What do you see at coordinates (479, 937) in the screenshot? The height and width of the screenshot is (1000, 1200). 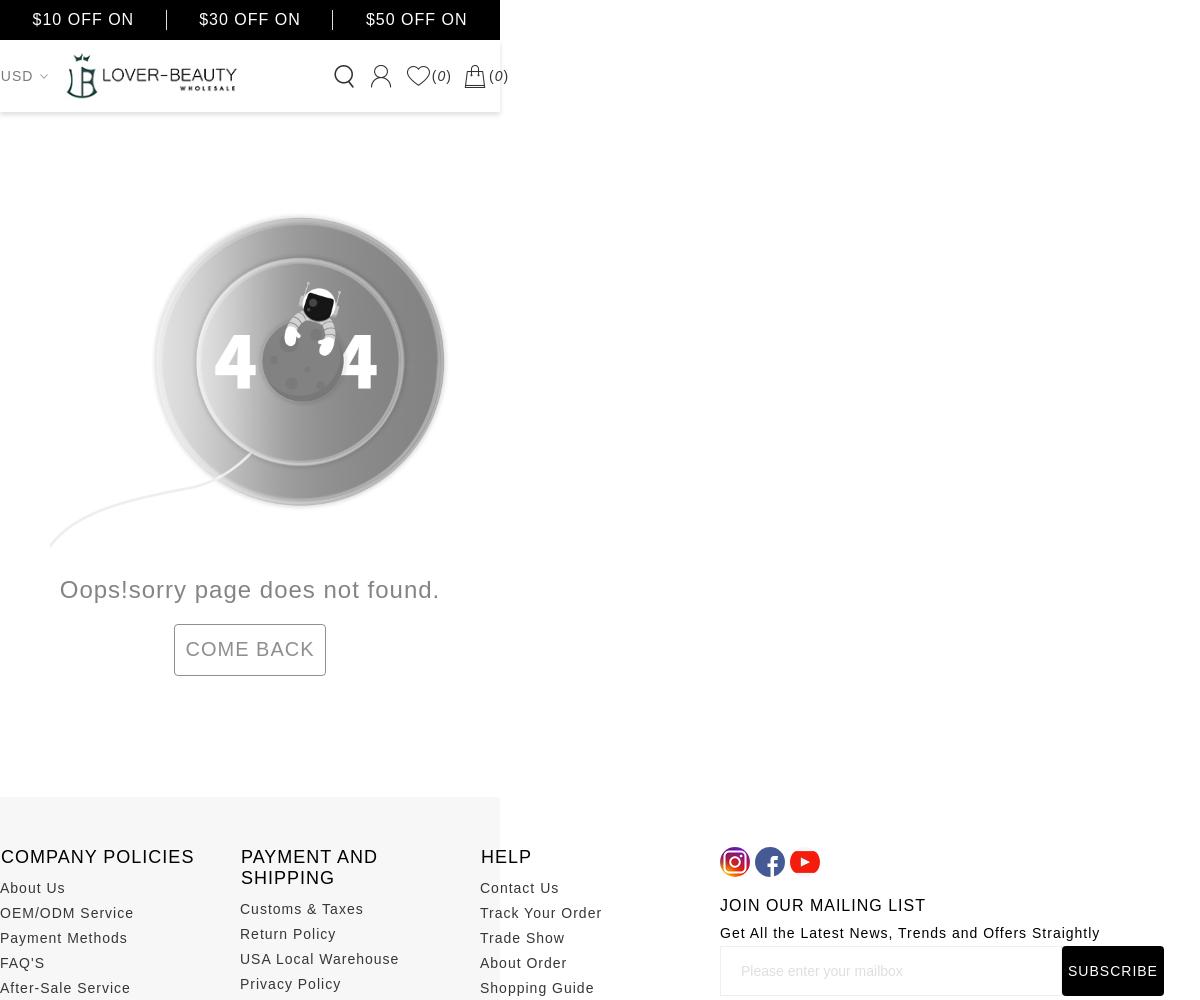 I see `'Trade Show'` at bounding box center [479, 937].